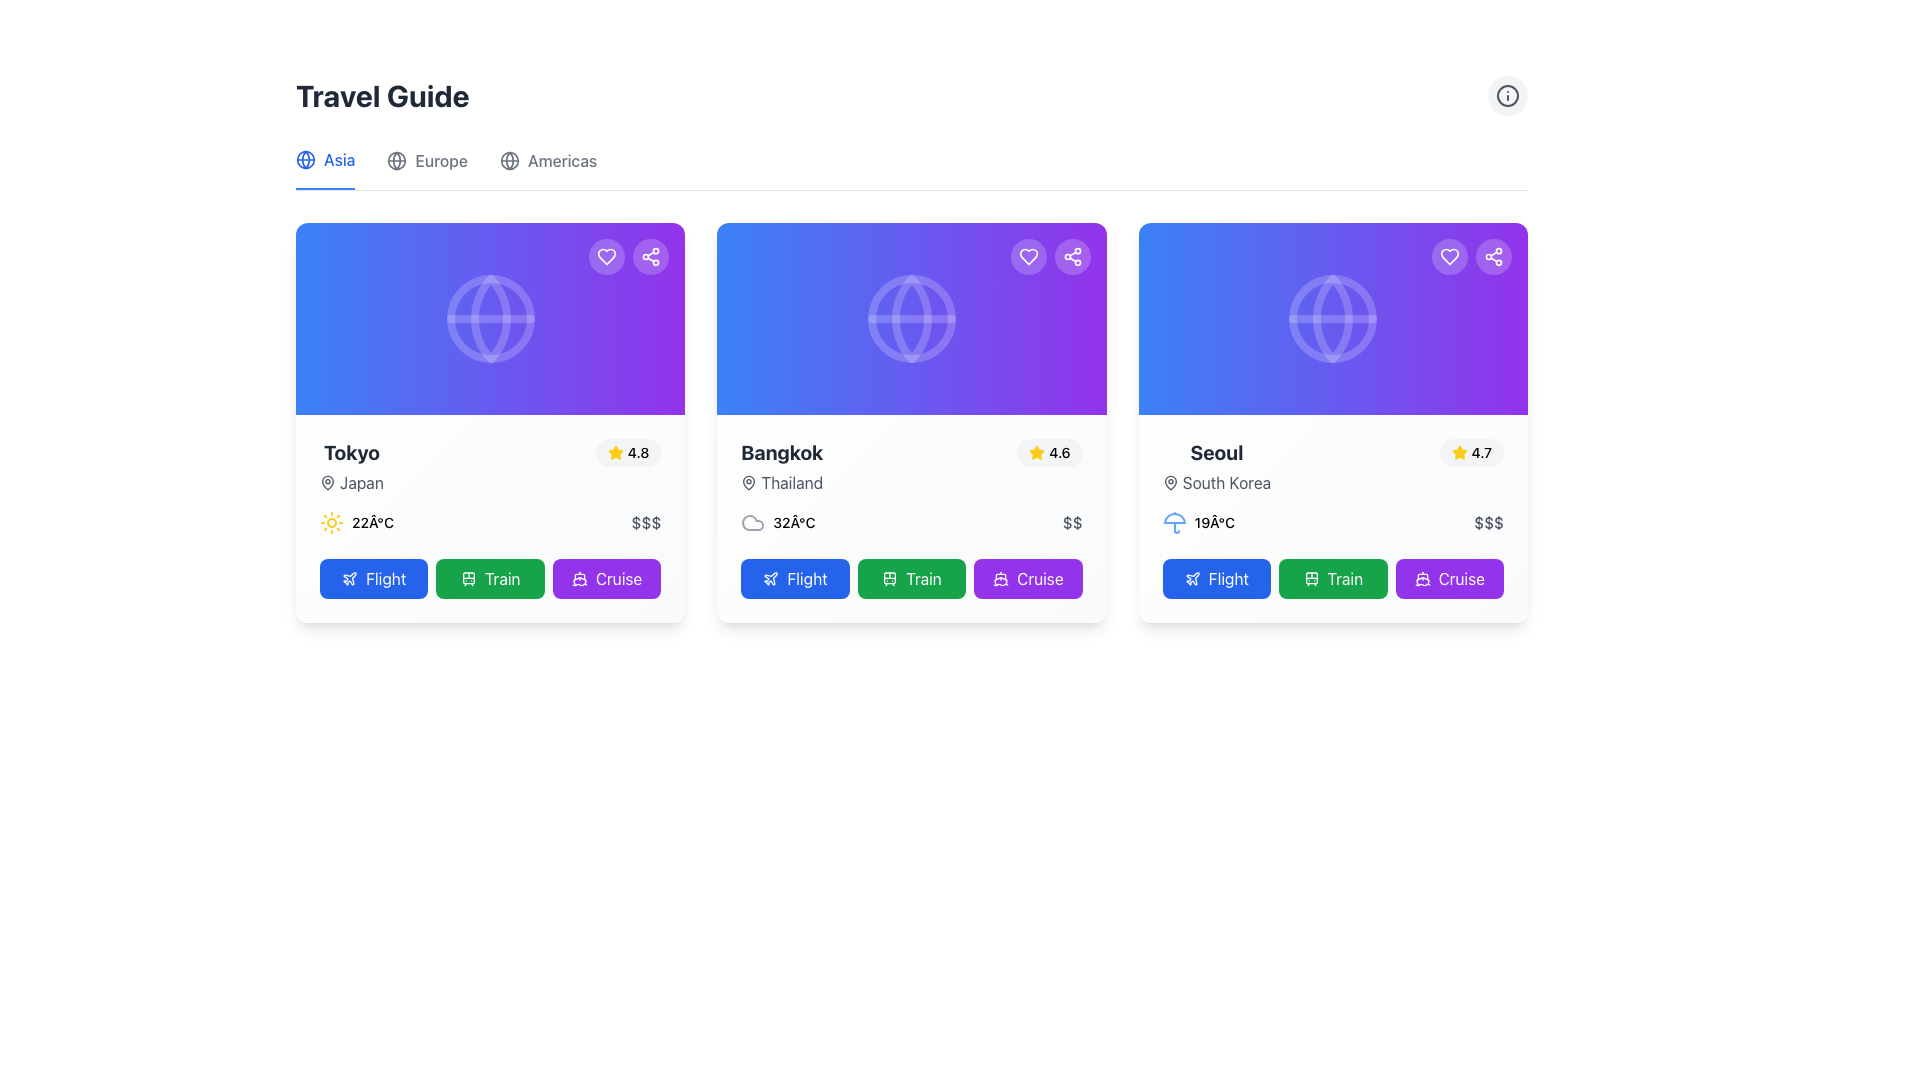 This screenshot has height=1080, width=1920. Describe the element at coordinates (1449, 256) in the screenshot. I see `the favorite button located in the upper-right corner of the card representing the 'Seoul' destination to mark it as a favorite` at that location.